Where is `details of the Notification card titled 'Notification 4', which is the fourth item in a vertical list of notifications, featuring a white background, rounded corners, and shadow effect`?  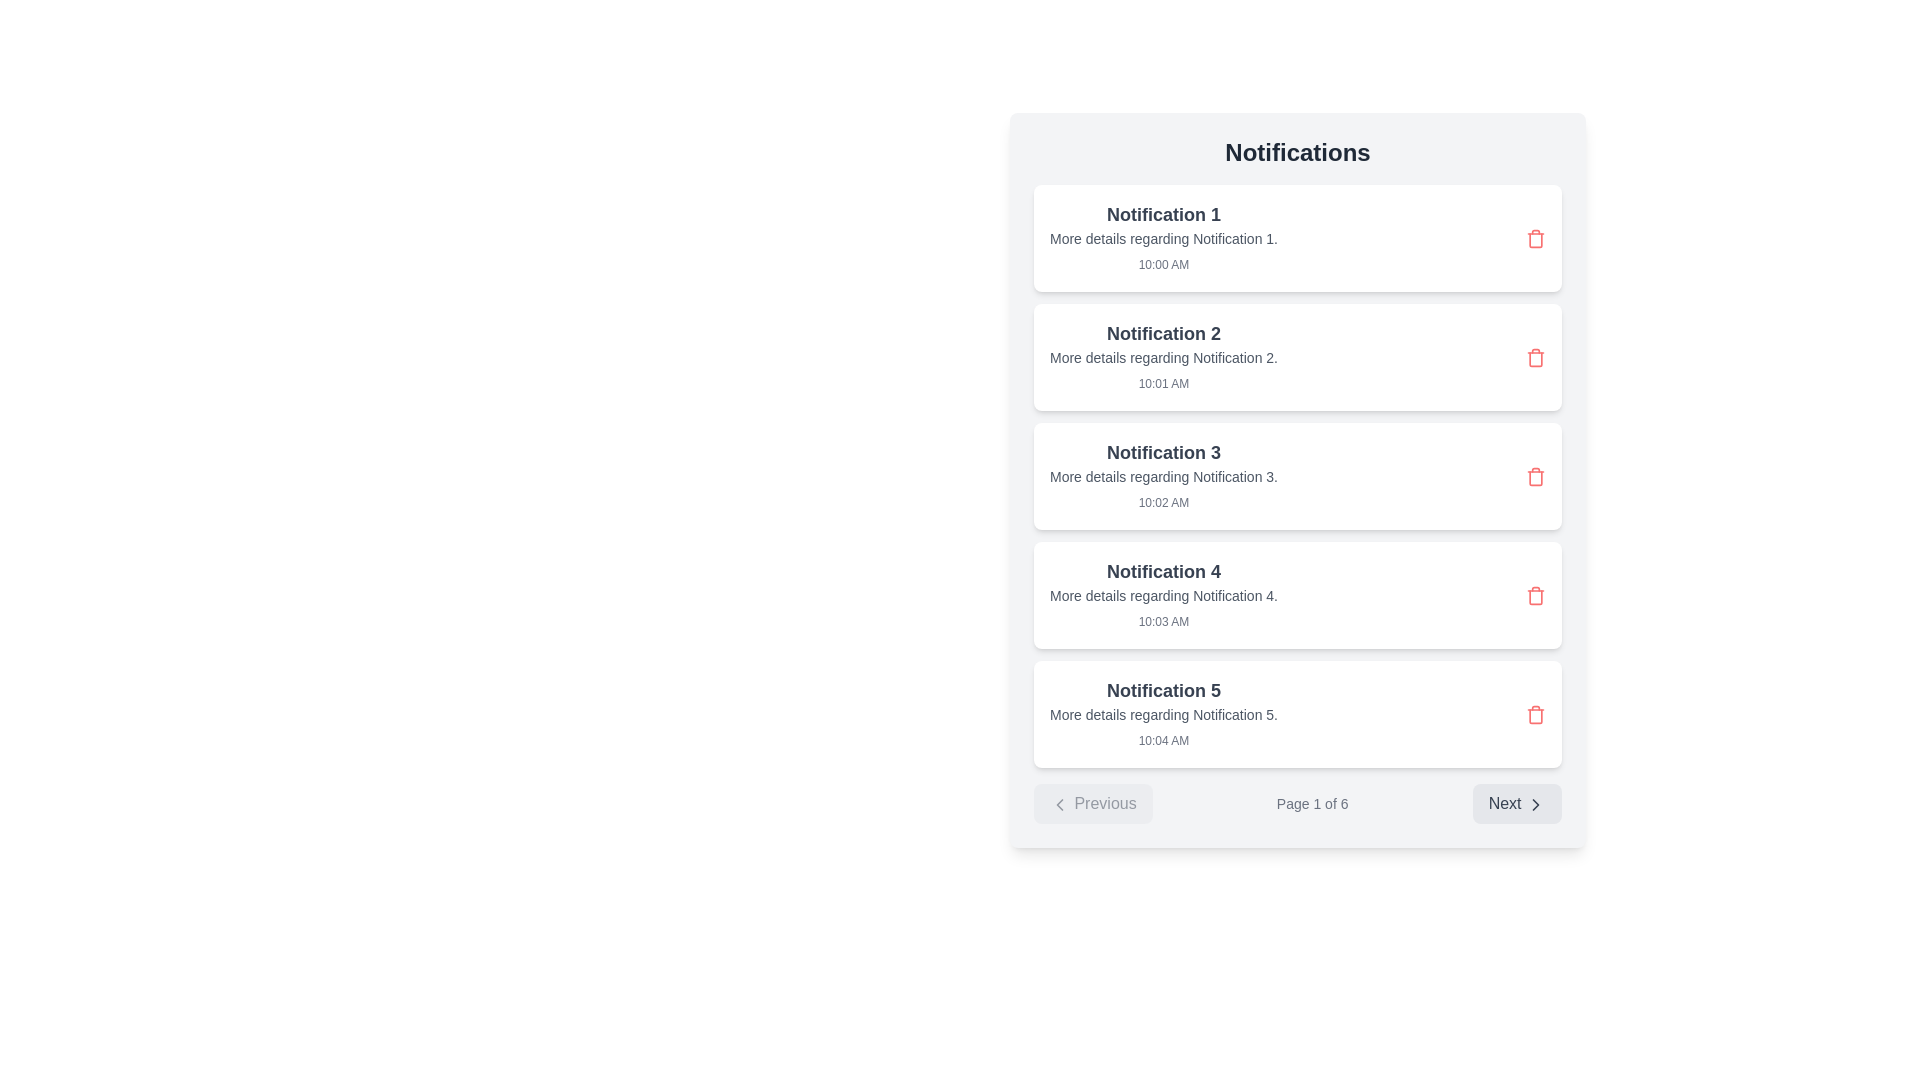
details of the Notification card titled 'Notification 4', which is the fourth item in a vertical list of notifications, featuring a white background, rounded corners, and shadow effect is located at coordinates (1297, 594).